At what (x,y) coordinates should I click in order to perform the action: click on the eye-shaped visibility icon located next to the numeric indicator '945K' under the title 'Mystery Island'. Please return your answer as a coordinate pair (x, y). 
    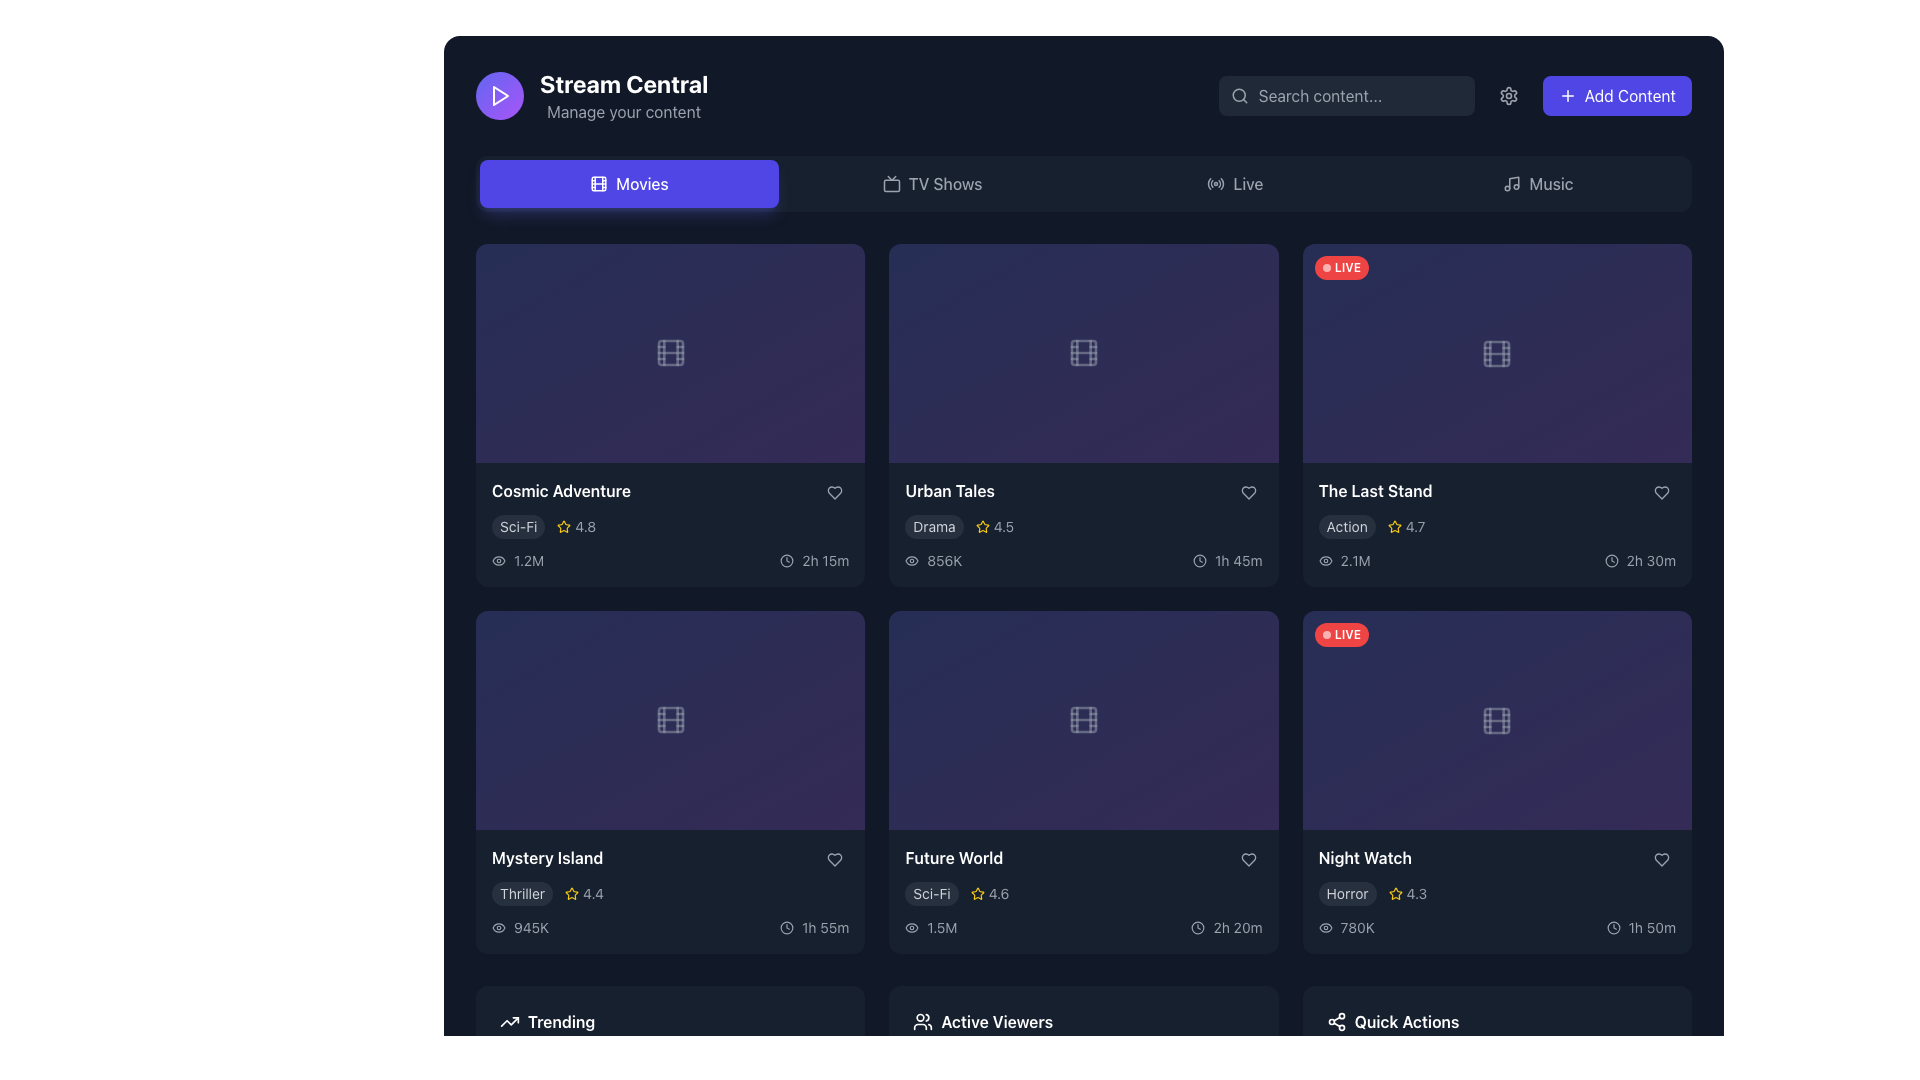
    Looking at the image, I should click on (499, 926).